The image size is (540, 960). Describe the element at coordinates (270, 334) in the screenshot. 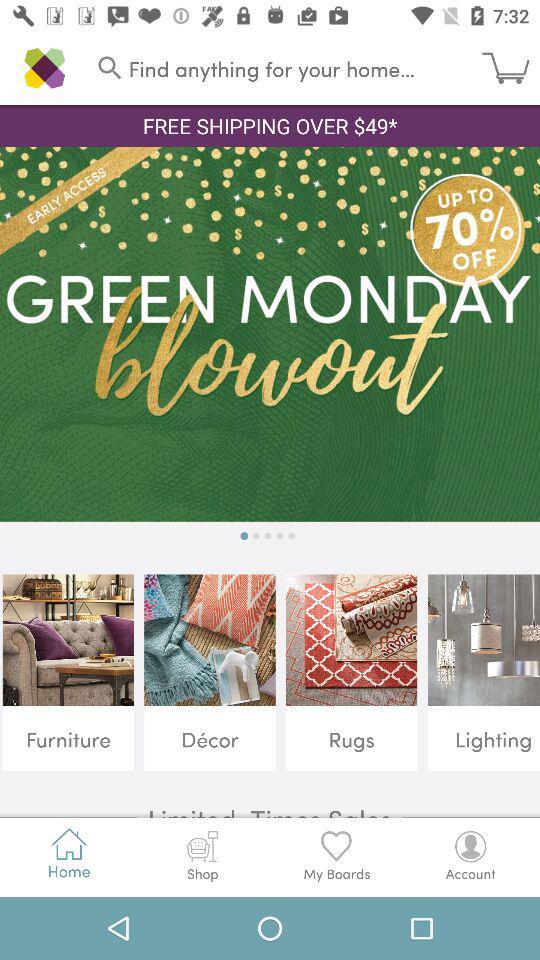

I see `open the advertisement` at that location.